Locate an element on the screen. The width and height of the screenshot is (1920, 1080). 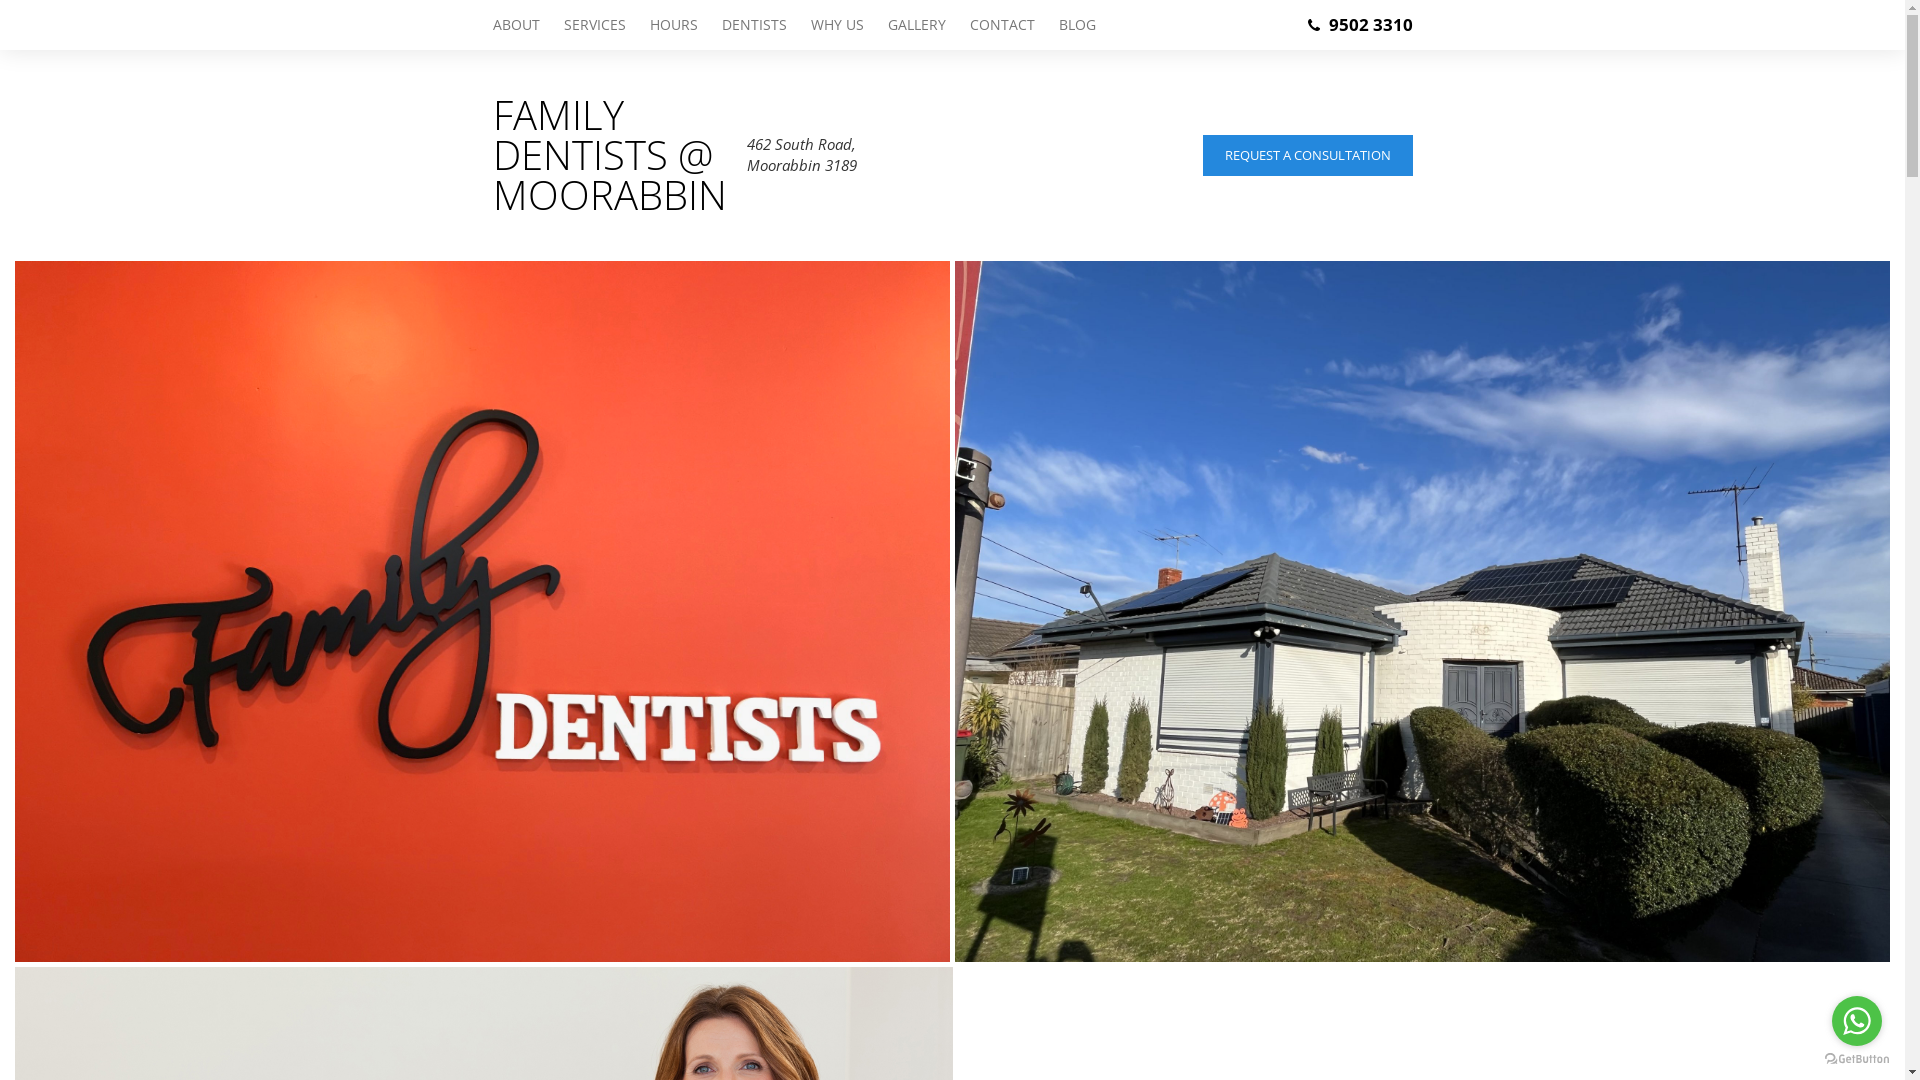
'BLOG' is located at coordinates (1069, 24).